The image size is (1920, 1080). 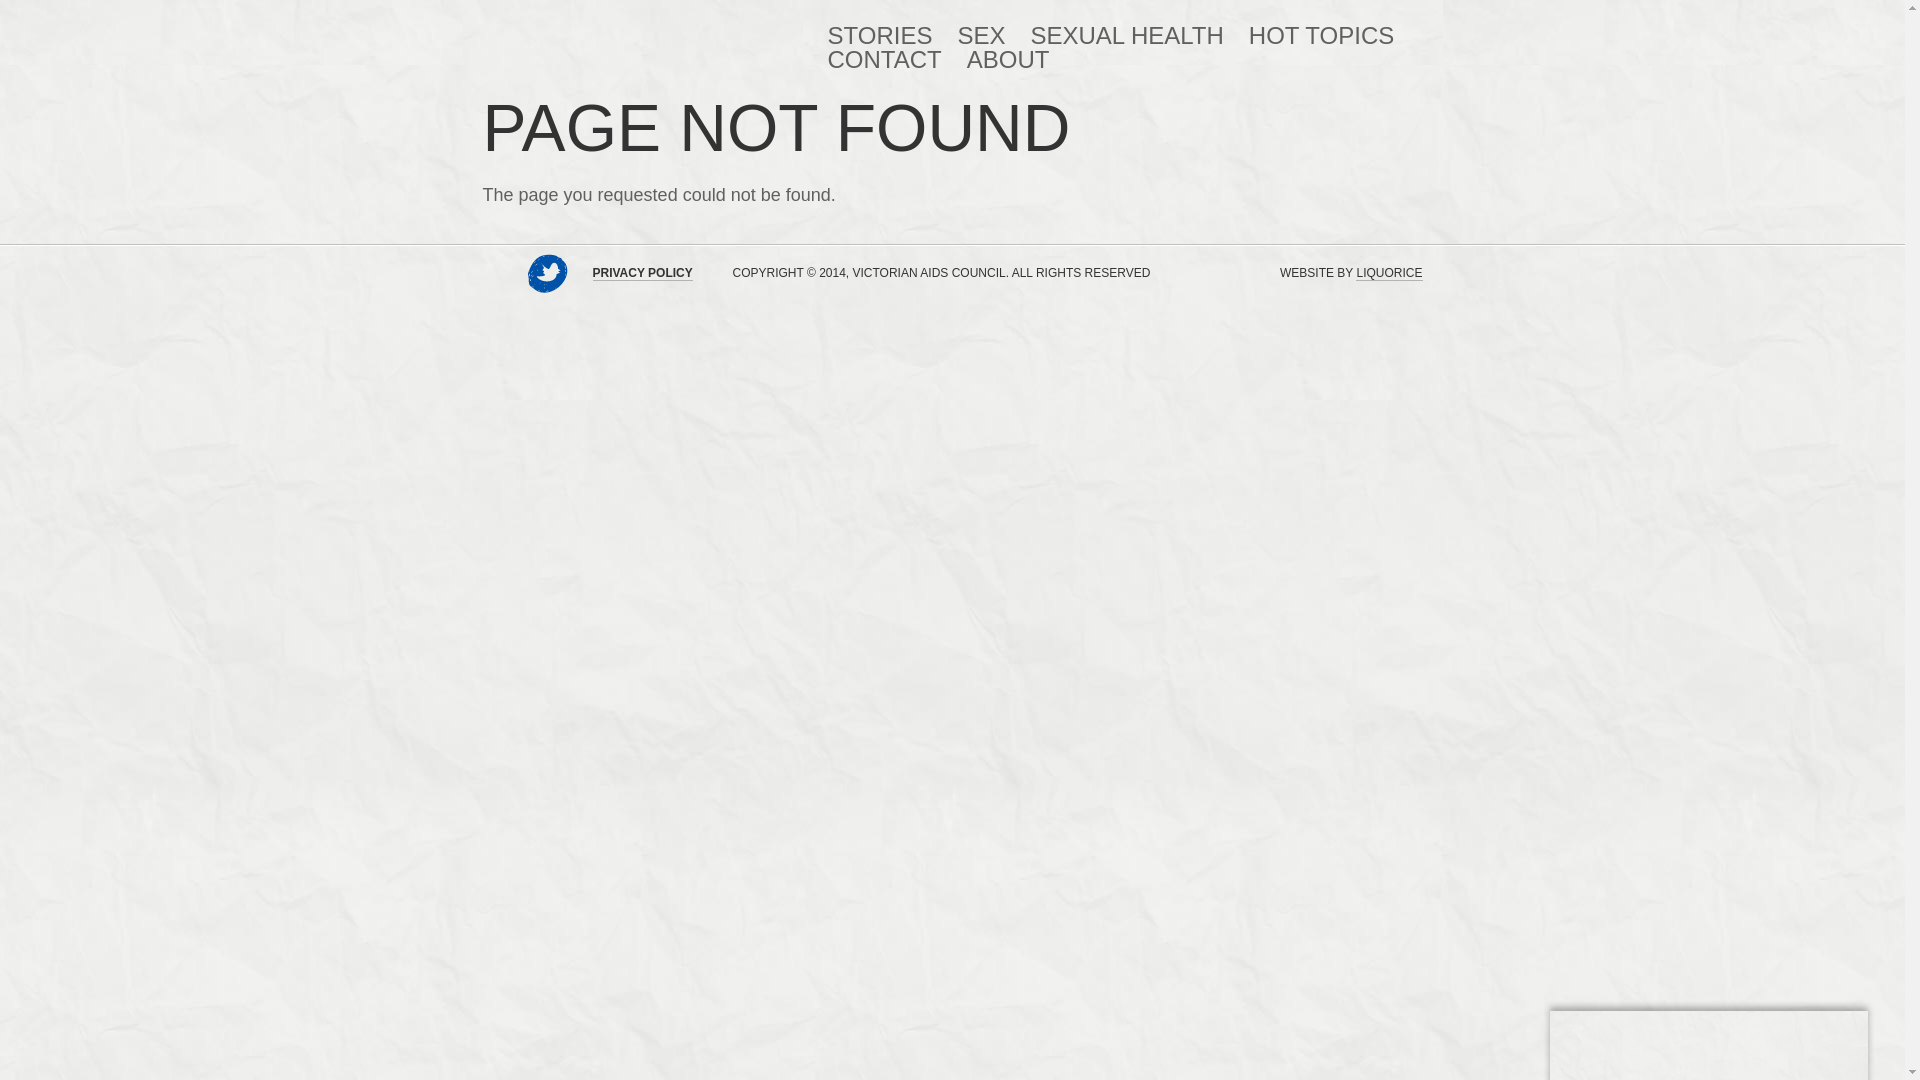 I want to click on 'CONTACT', so click(x=828, y=59).